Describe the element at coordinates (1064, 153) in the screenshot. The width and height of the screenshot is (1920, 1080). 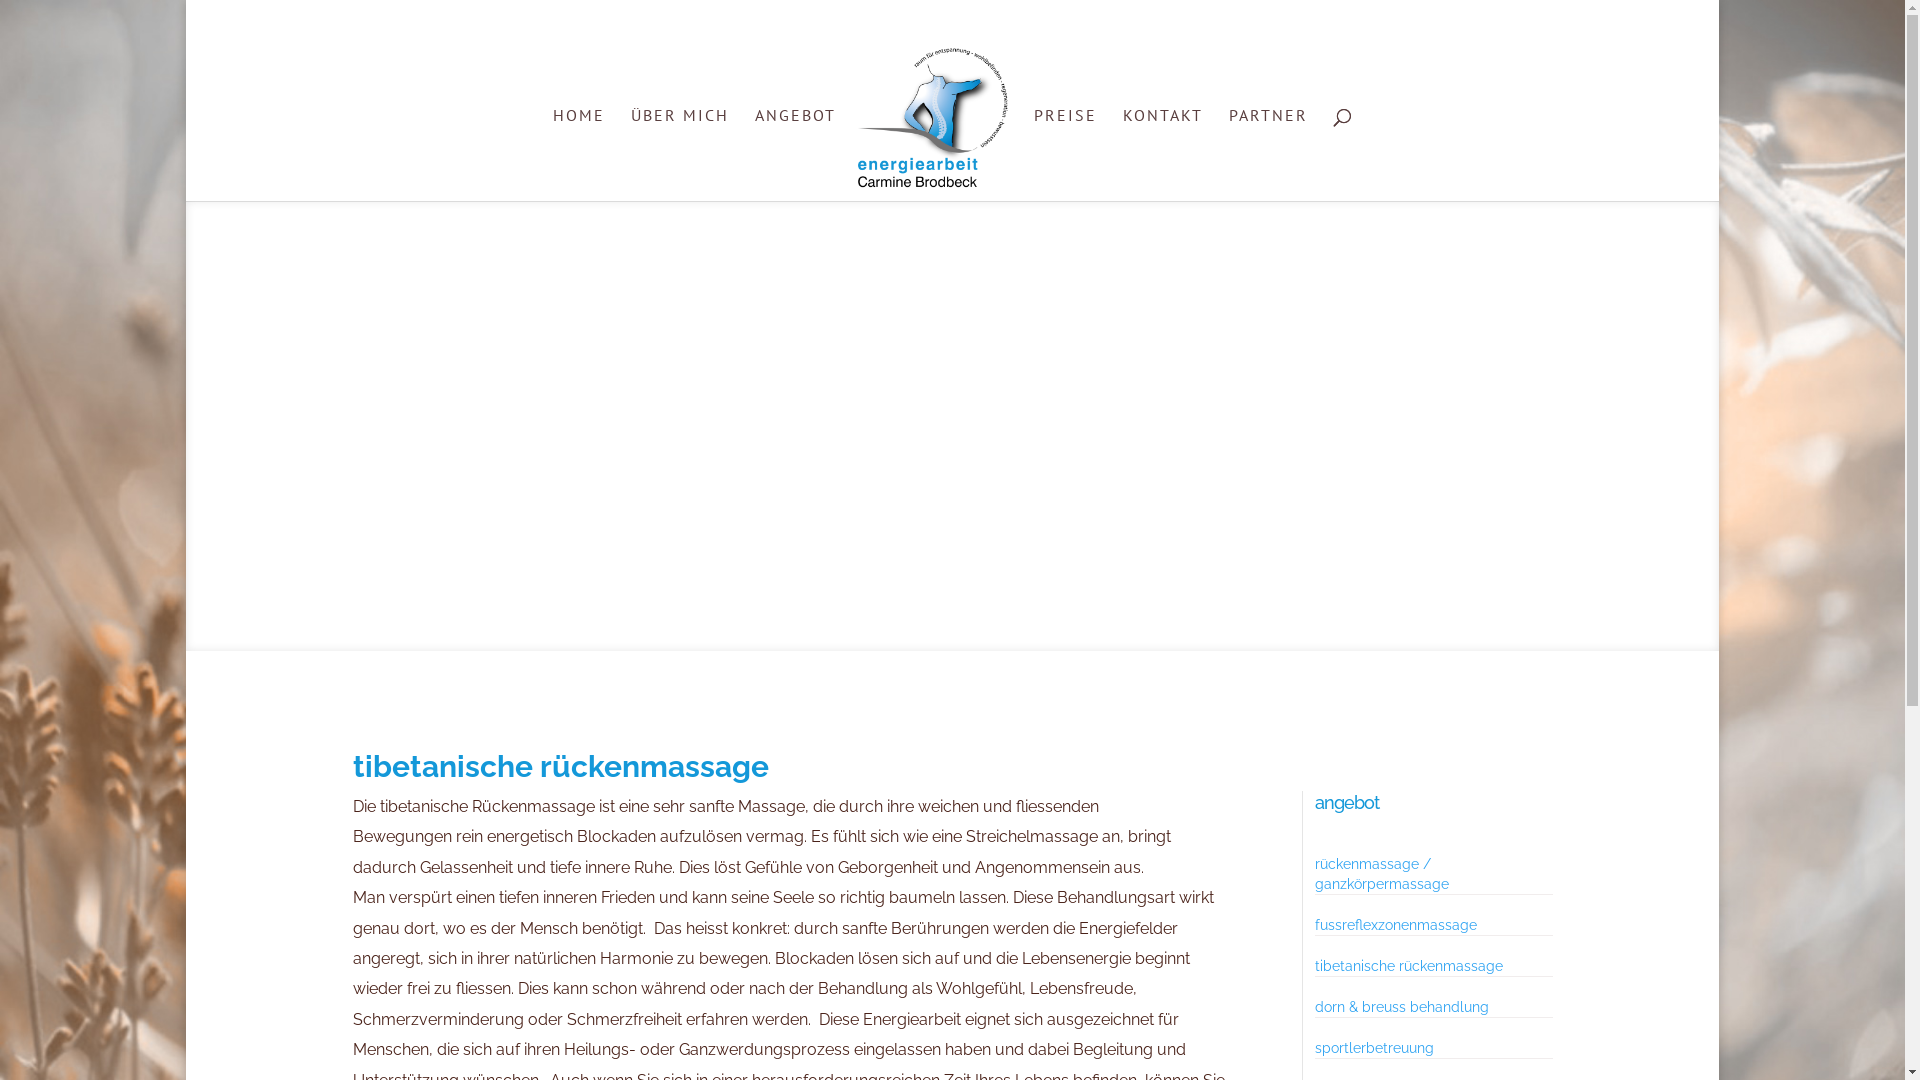
I see `'PREISE'` at that location.